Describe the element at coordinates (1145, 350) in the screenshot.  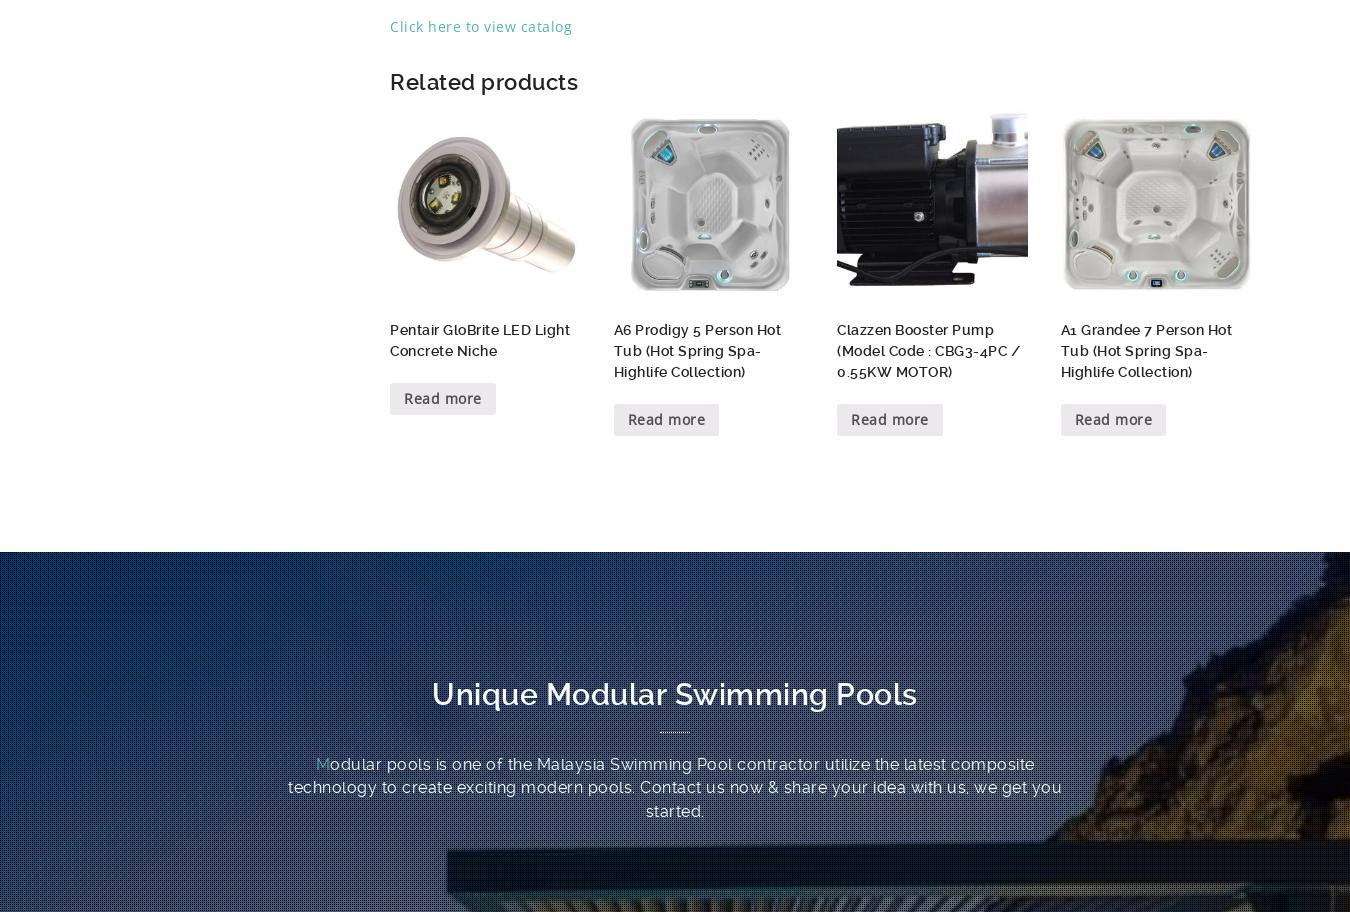
I see `'A1 Grandee 7 Person Hot Tub (Hot Spring Spa- Highlife Collection)'` at that location.